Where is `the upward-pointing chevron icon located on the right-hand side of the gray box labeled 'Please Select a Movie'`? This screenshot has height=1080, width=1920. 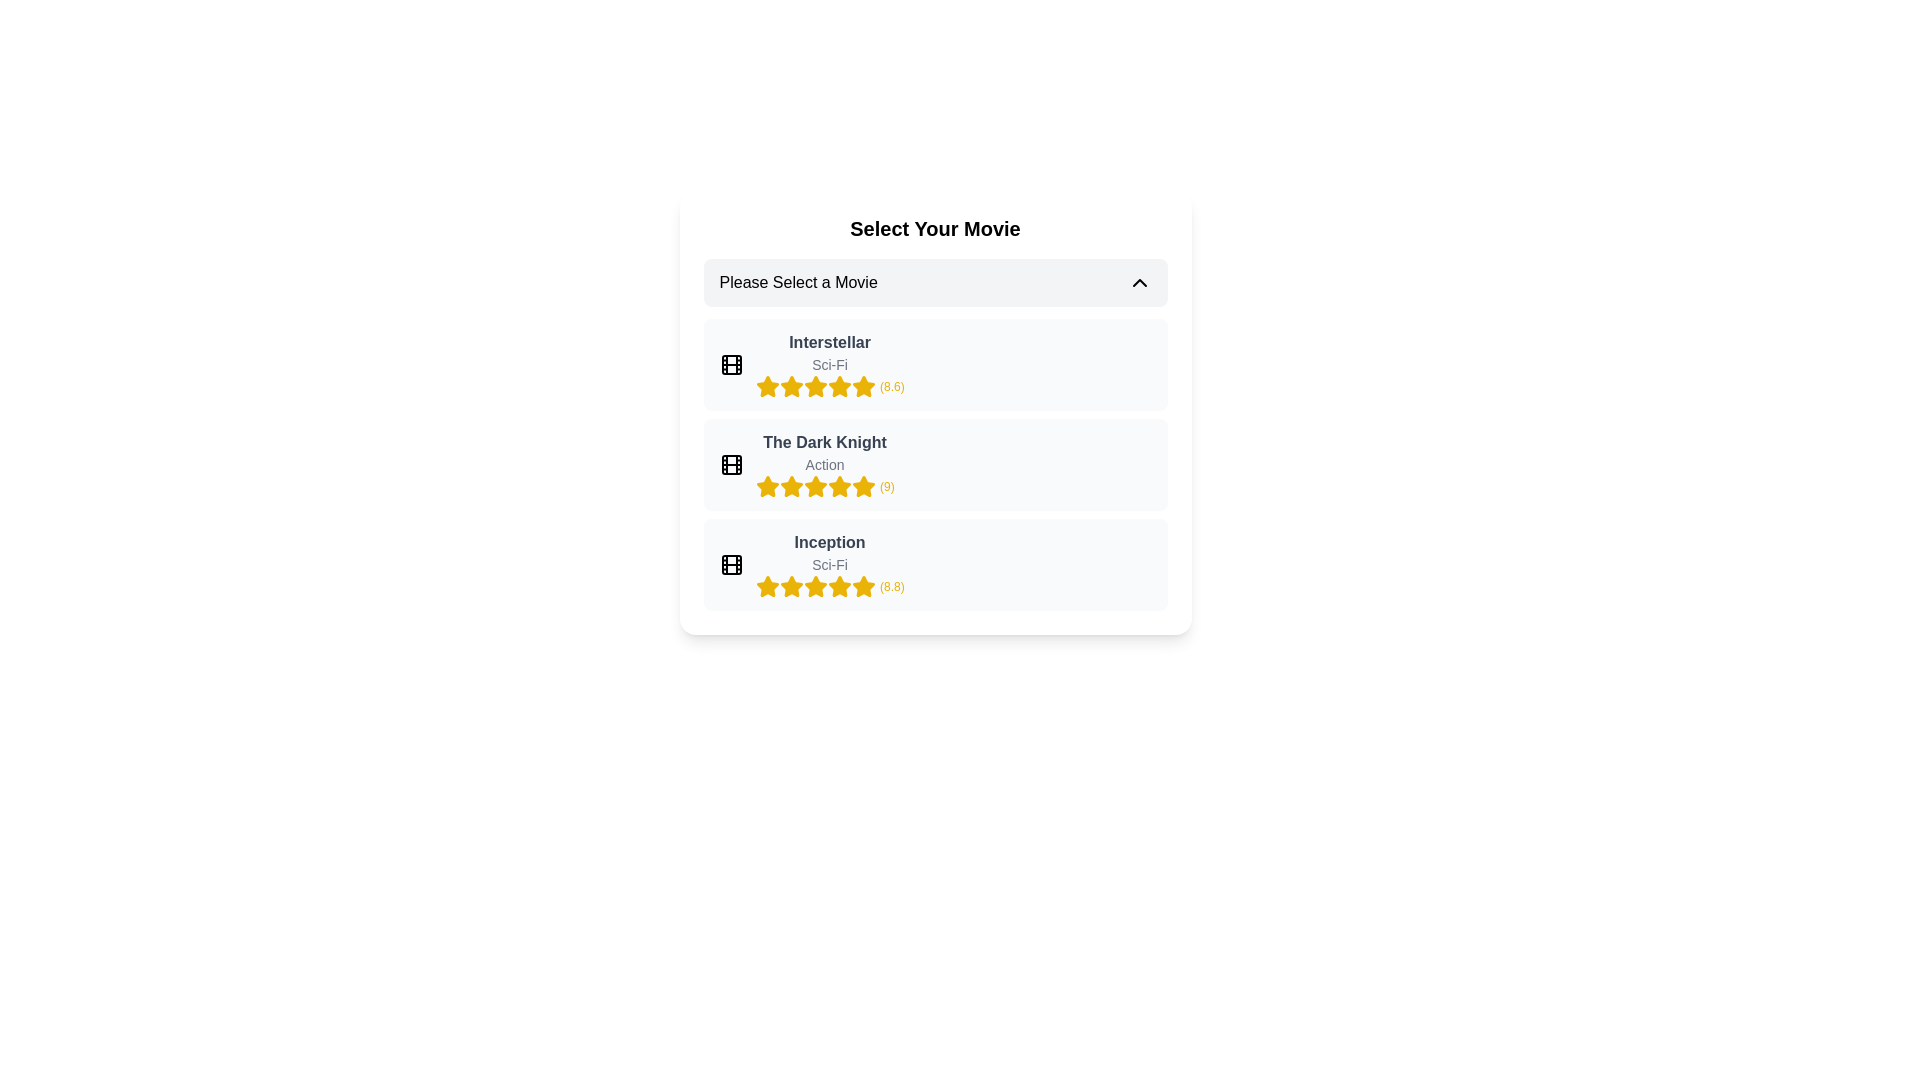 the upward-pointing chevron icon located on the right-hand side of the gray box labeled 'Please Select a Movie' is located at coordinates (1139, 282).